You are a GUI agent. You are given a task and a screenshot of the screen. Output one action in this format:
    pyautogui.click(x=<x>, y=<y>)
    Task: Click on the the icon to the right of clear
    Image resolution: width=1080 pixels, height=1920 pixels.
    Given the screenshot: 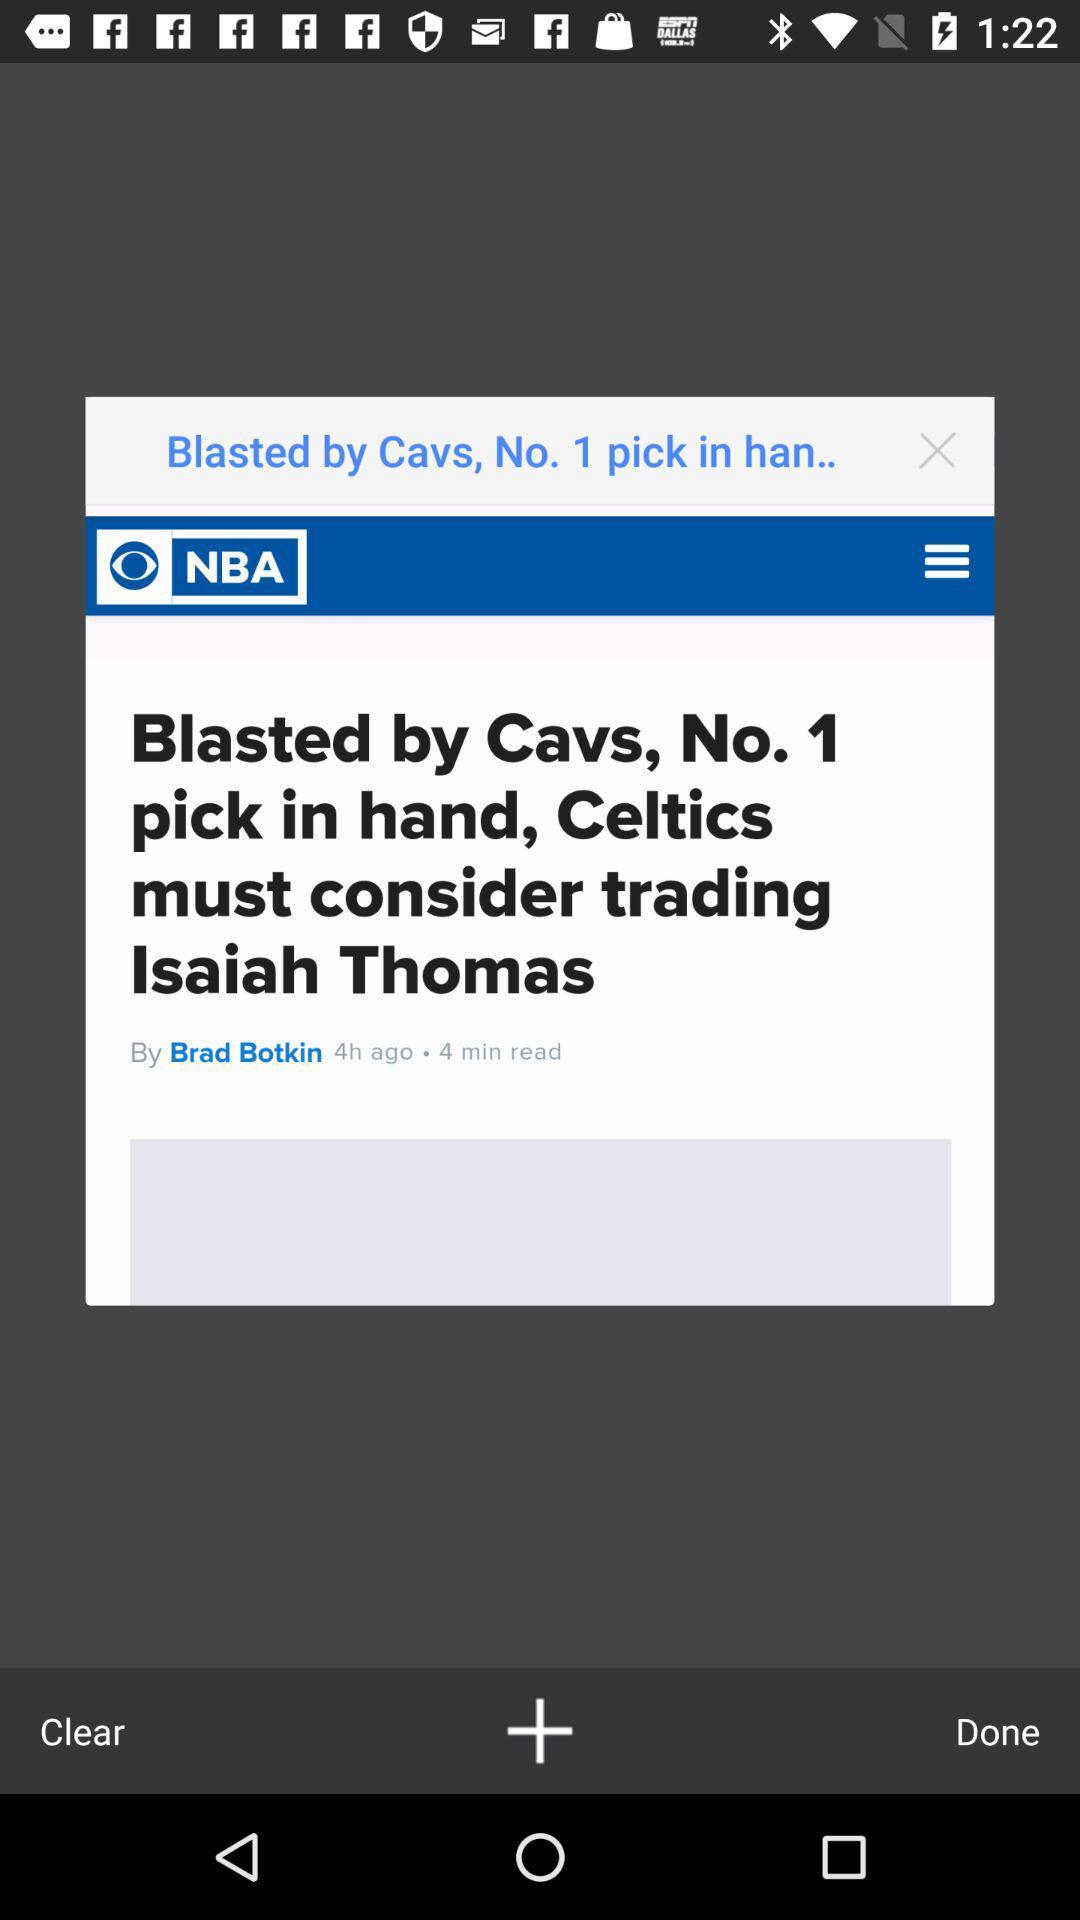 What is the action you would take?
    pyautogui.click(x=540, y=1730)
    